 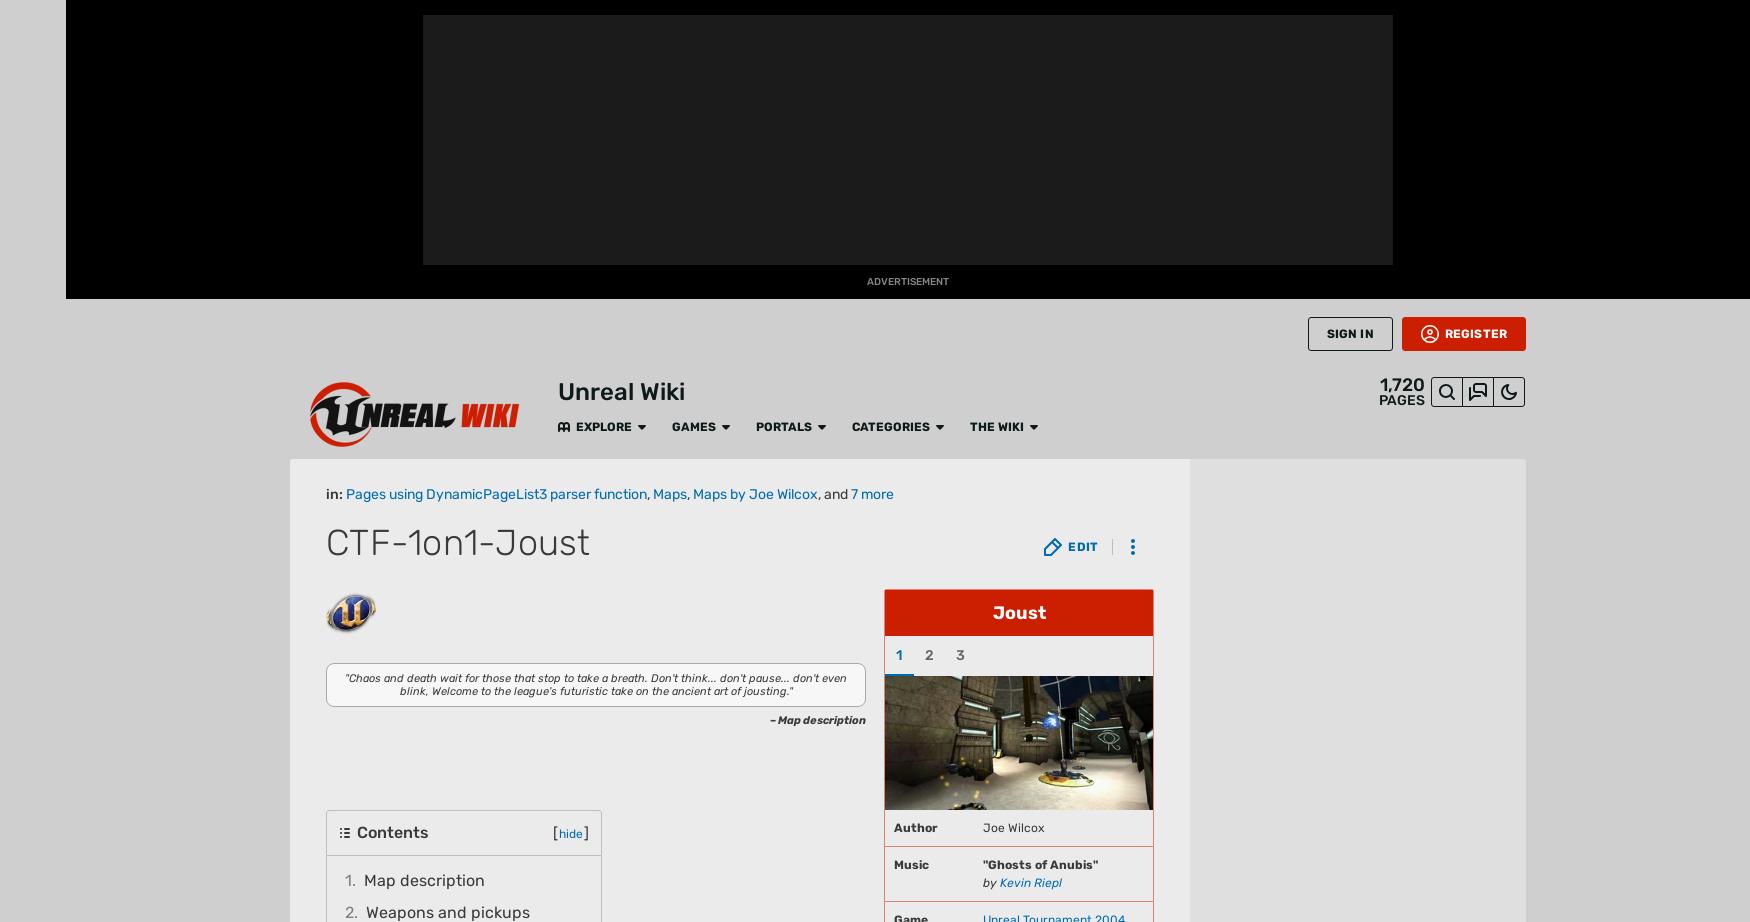 What do you see at coordinates (362, 113) in the screenshot?
I see `'There are only 2 spawn points per team.  If you have more players than that on your team, you can stand on the enemy spawn points, preventing them from spawning.  Your team is then free to score as many points as possible before an admin bans you for exploiting.'` at bounding box center [362, 113].